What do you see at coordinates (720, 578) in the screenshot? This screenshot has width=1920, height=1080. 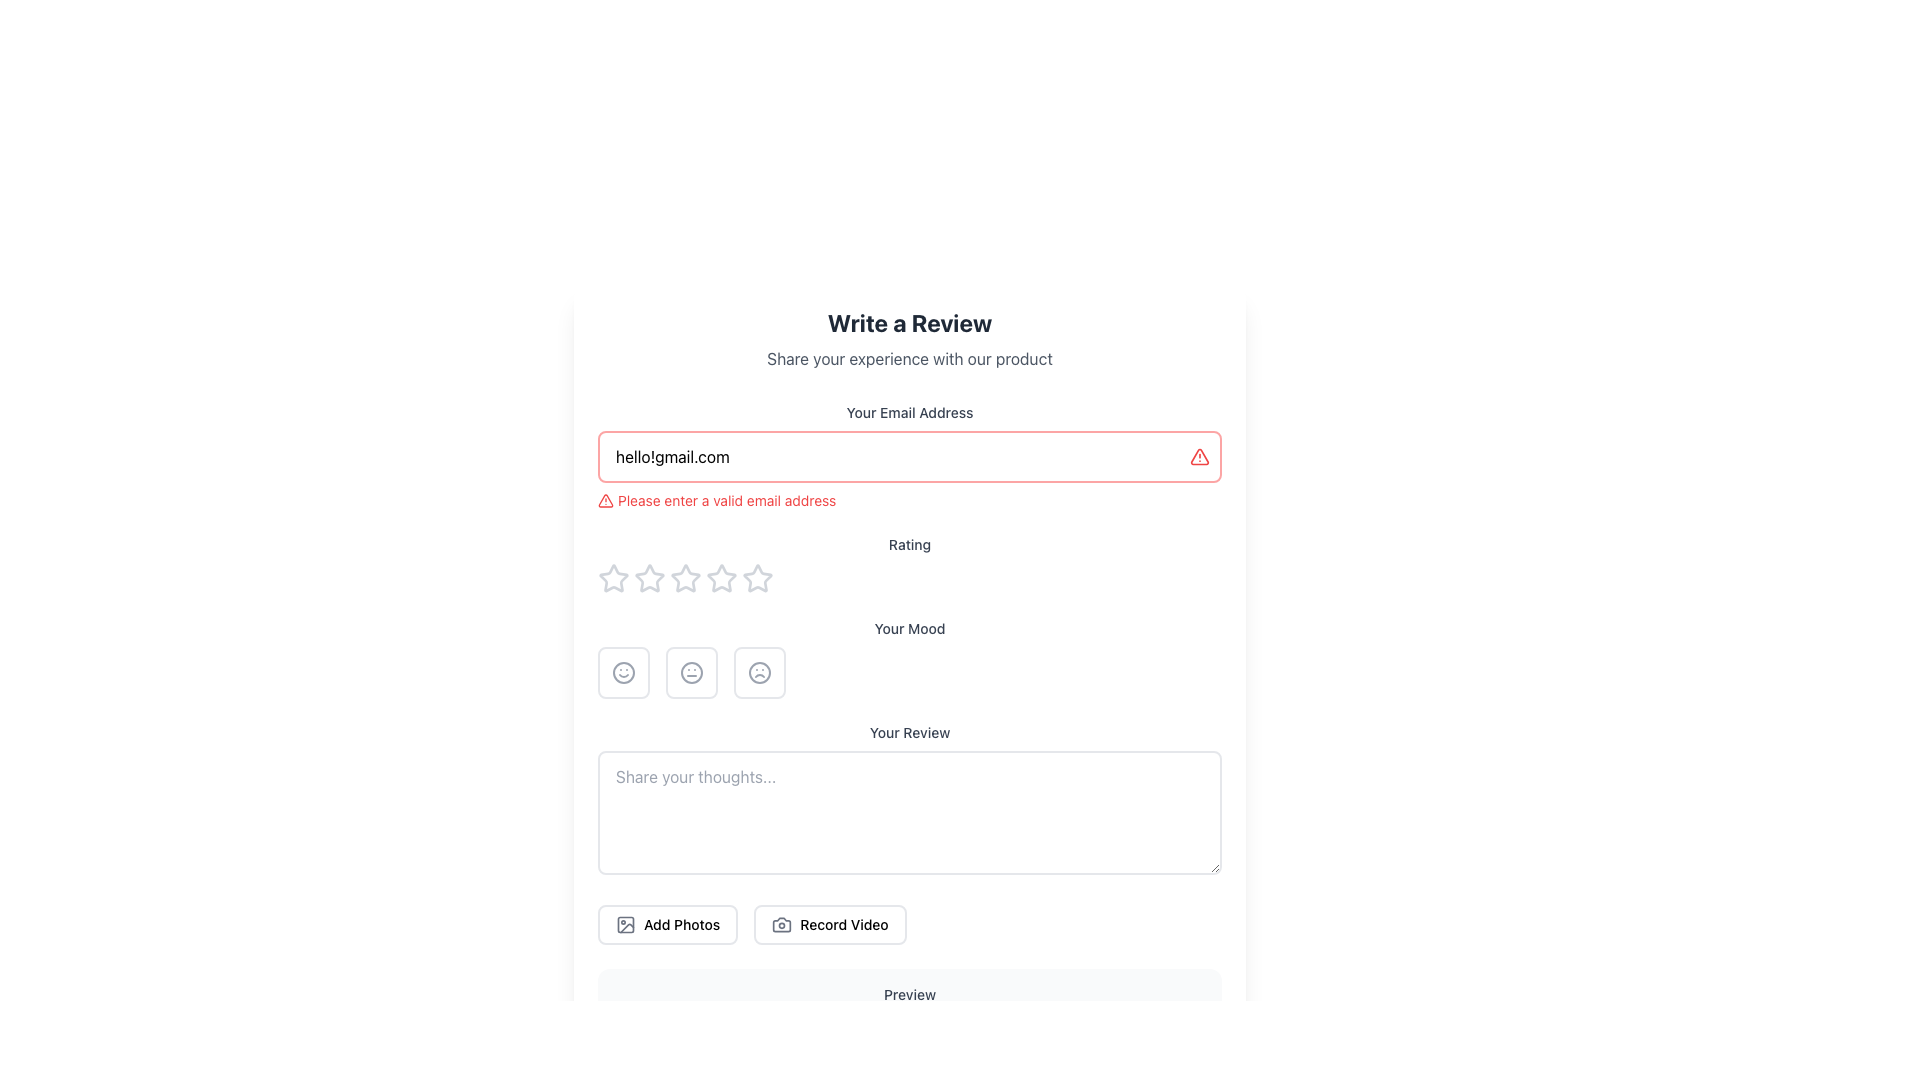 I see `the third star-shaped rating icon in the Rating section to provide a 3-star rating` at bounding box center [720, 578].